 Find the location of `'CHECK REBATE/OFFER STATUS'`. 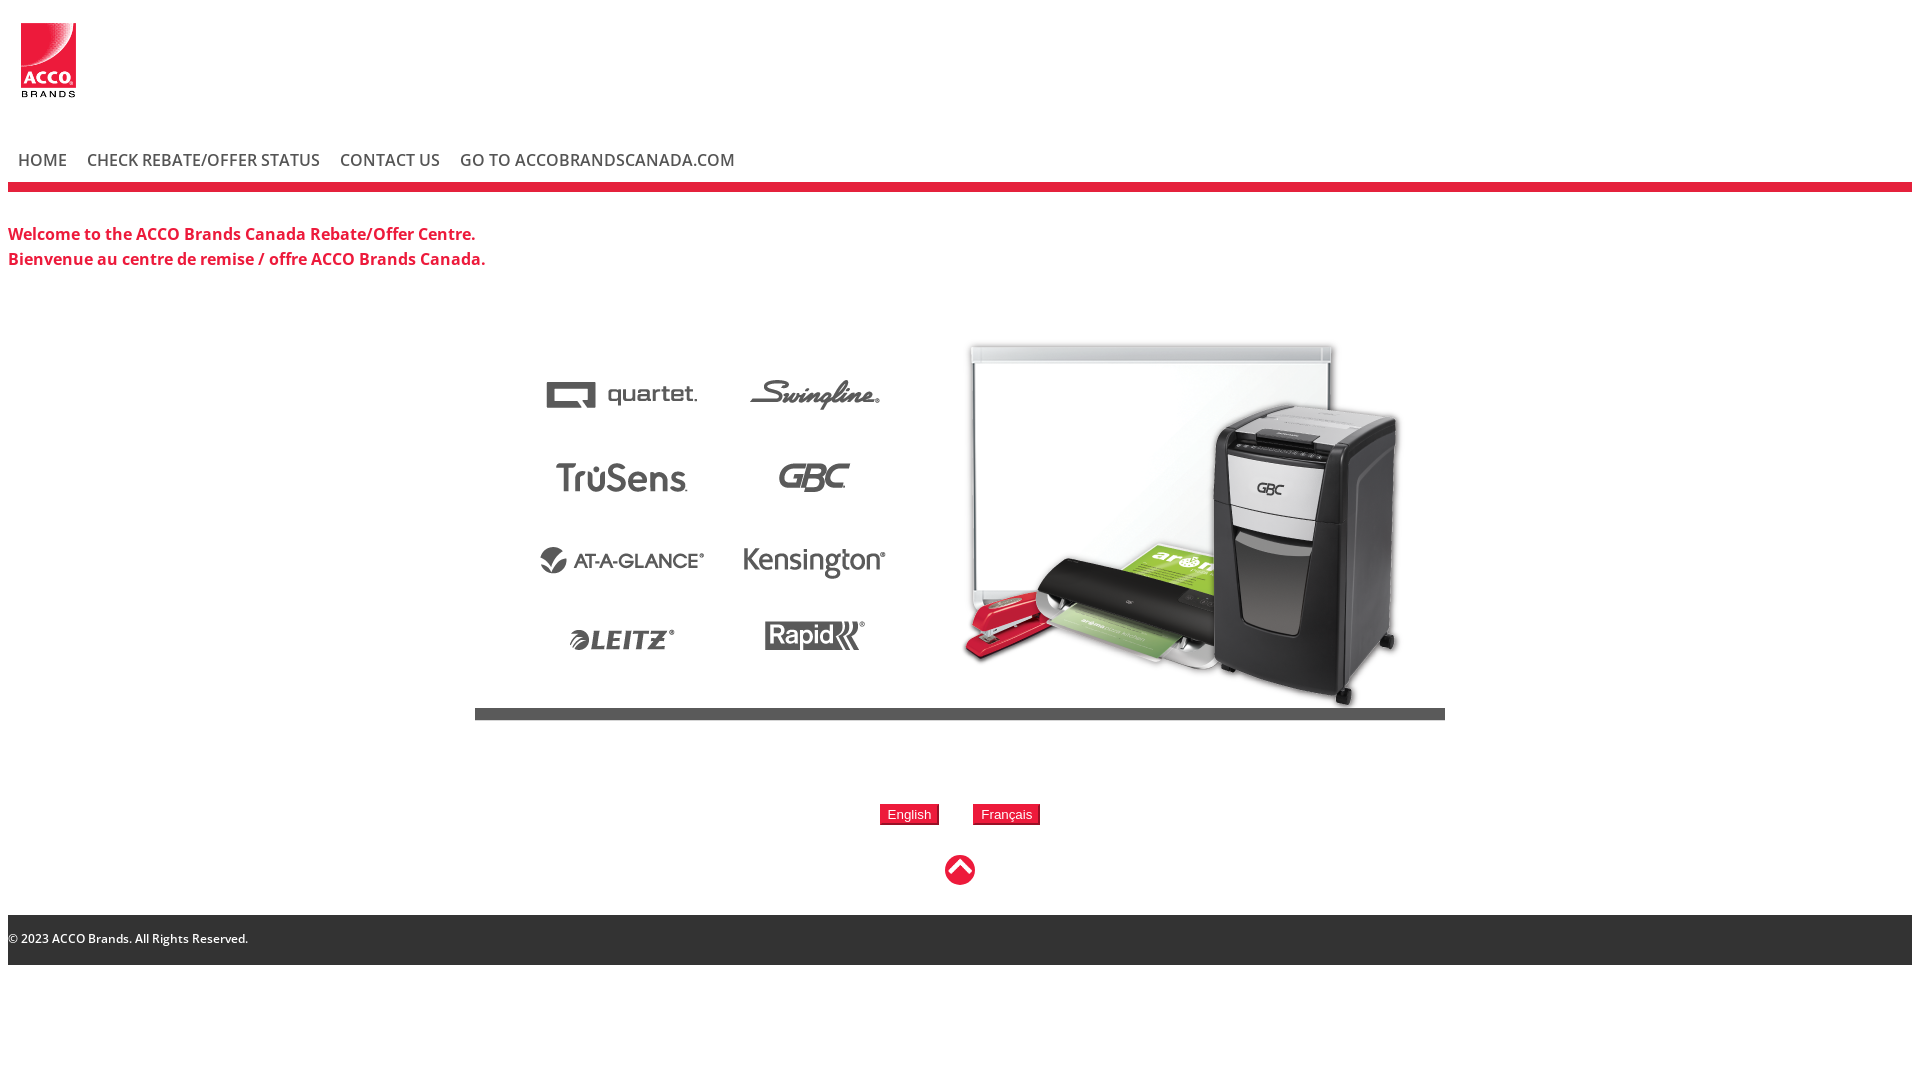

'CHECK REBATE/OFFER STATUS' is located at coordinates (76, 158).